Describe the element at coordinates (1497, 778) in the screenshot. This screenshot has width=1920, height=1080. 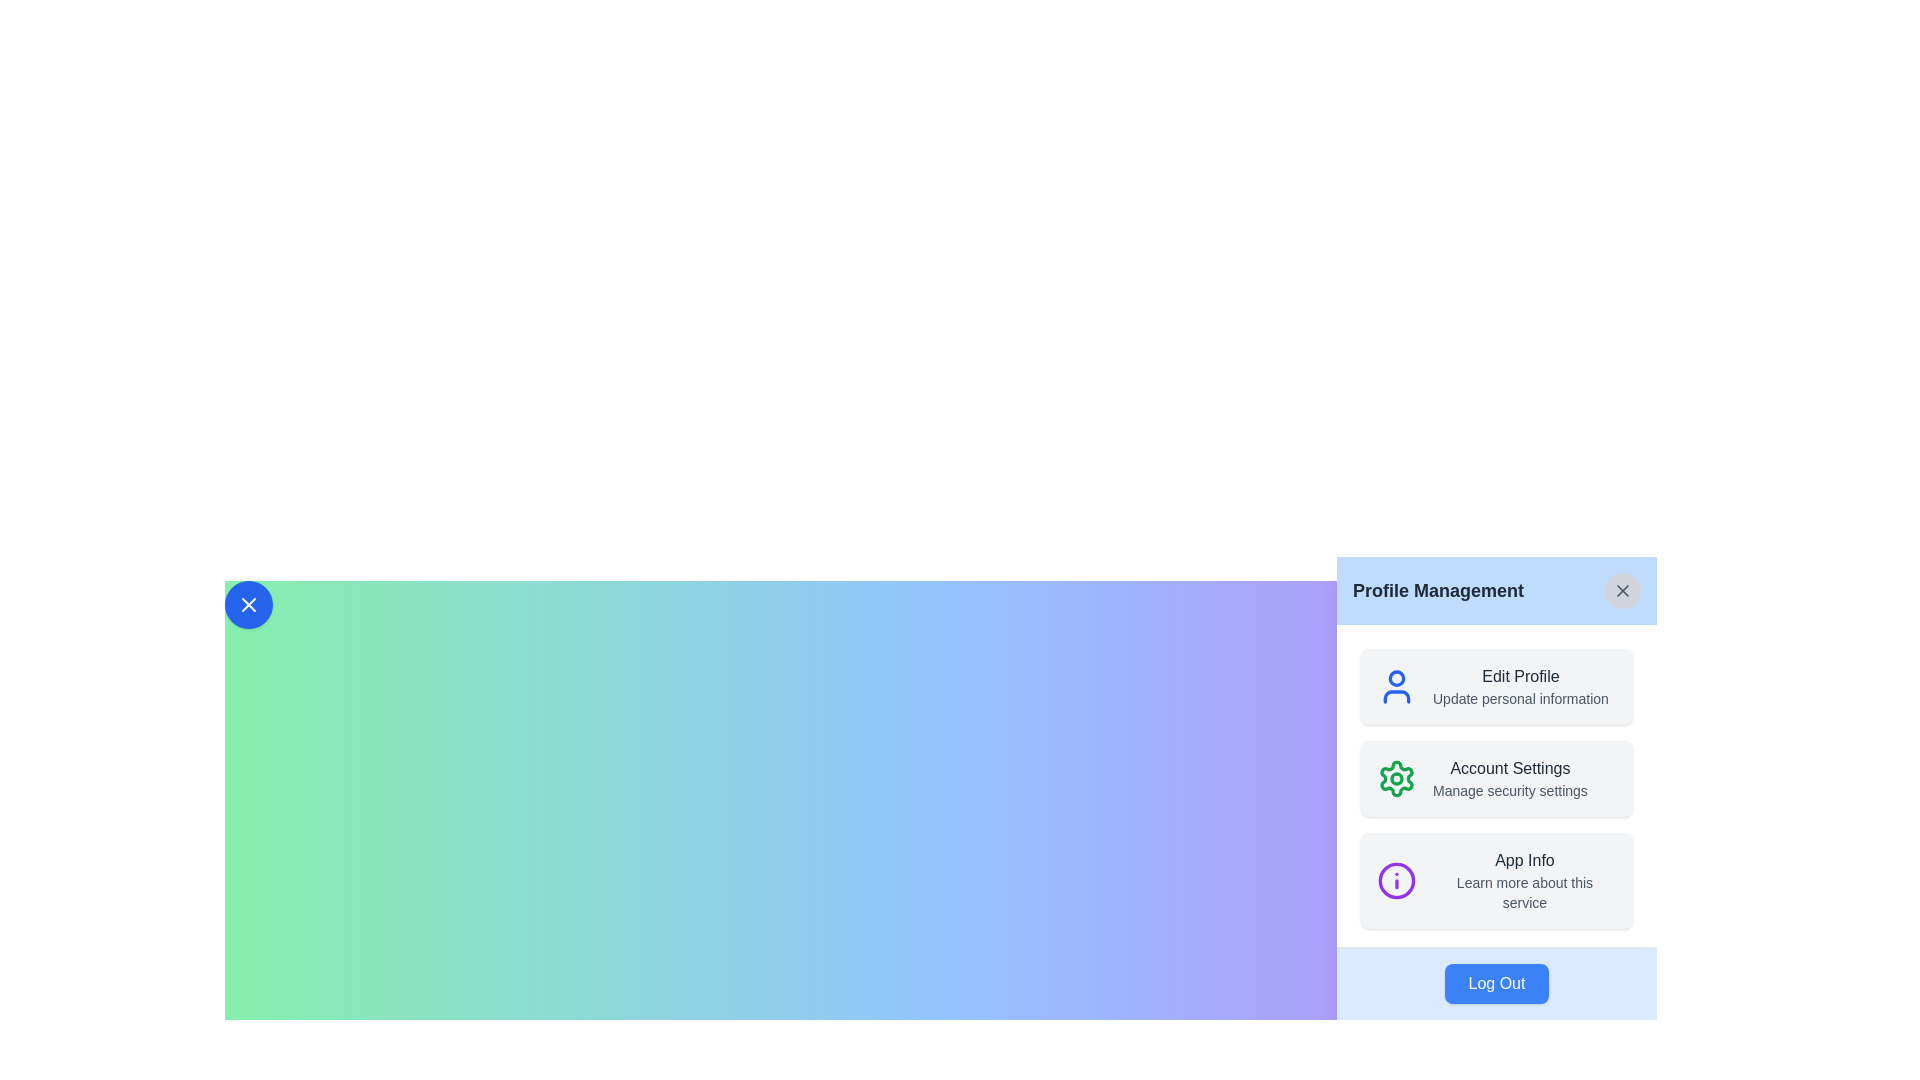
I see `the 'Account Settings' Information Panel Section, which has a light gray background, rounded corners, a green gear icon, and bold text, to highlight or interact with it` at that location.